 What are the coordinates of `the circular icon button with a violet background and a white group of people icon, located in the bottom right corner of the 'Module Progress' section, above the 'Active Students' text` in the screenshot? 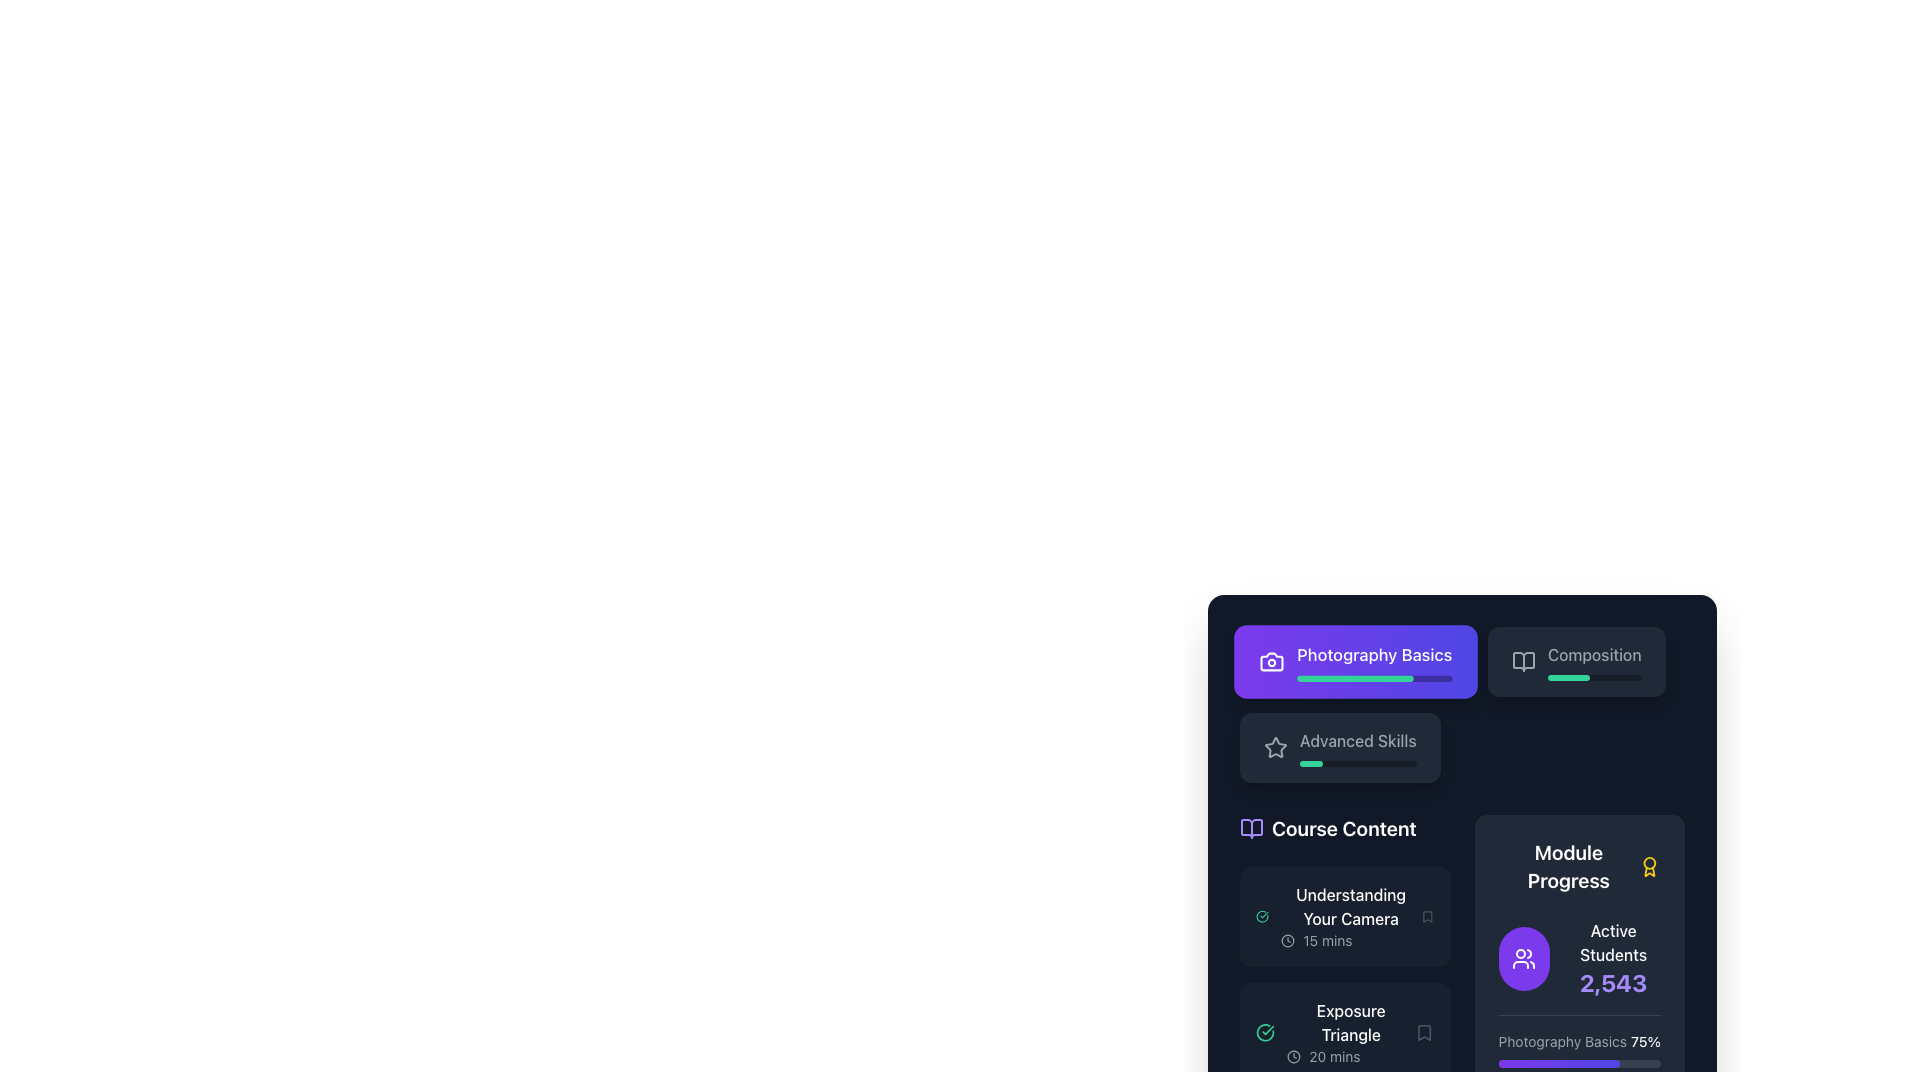 It's located at (1523, 958).